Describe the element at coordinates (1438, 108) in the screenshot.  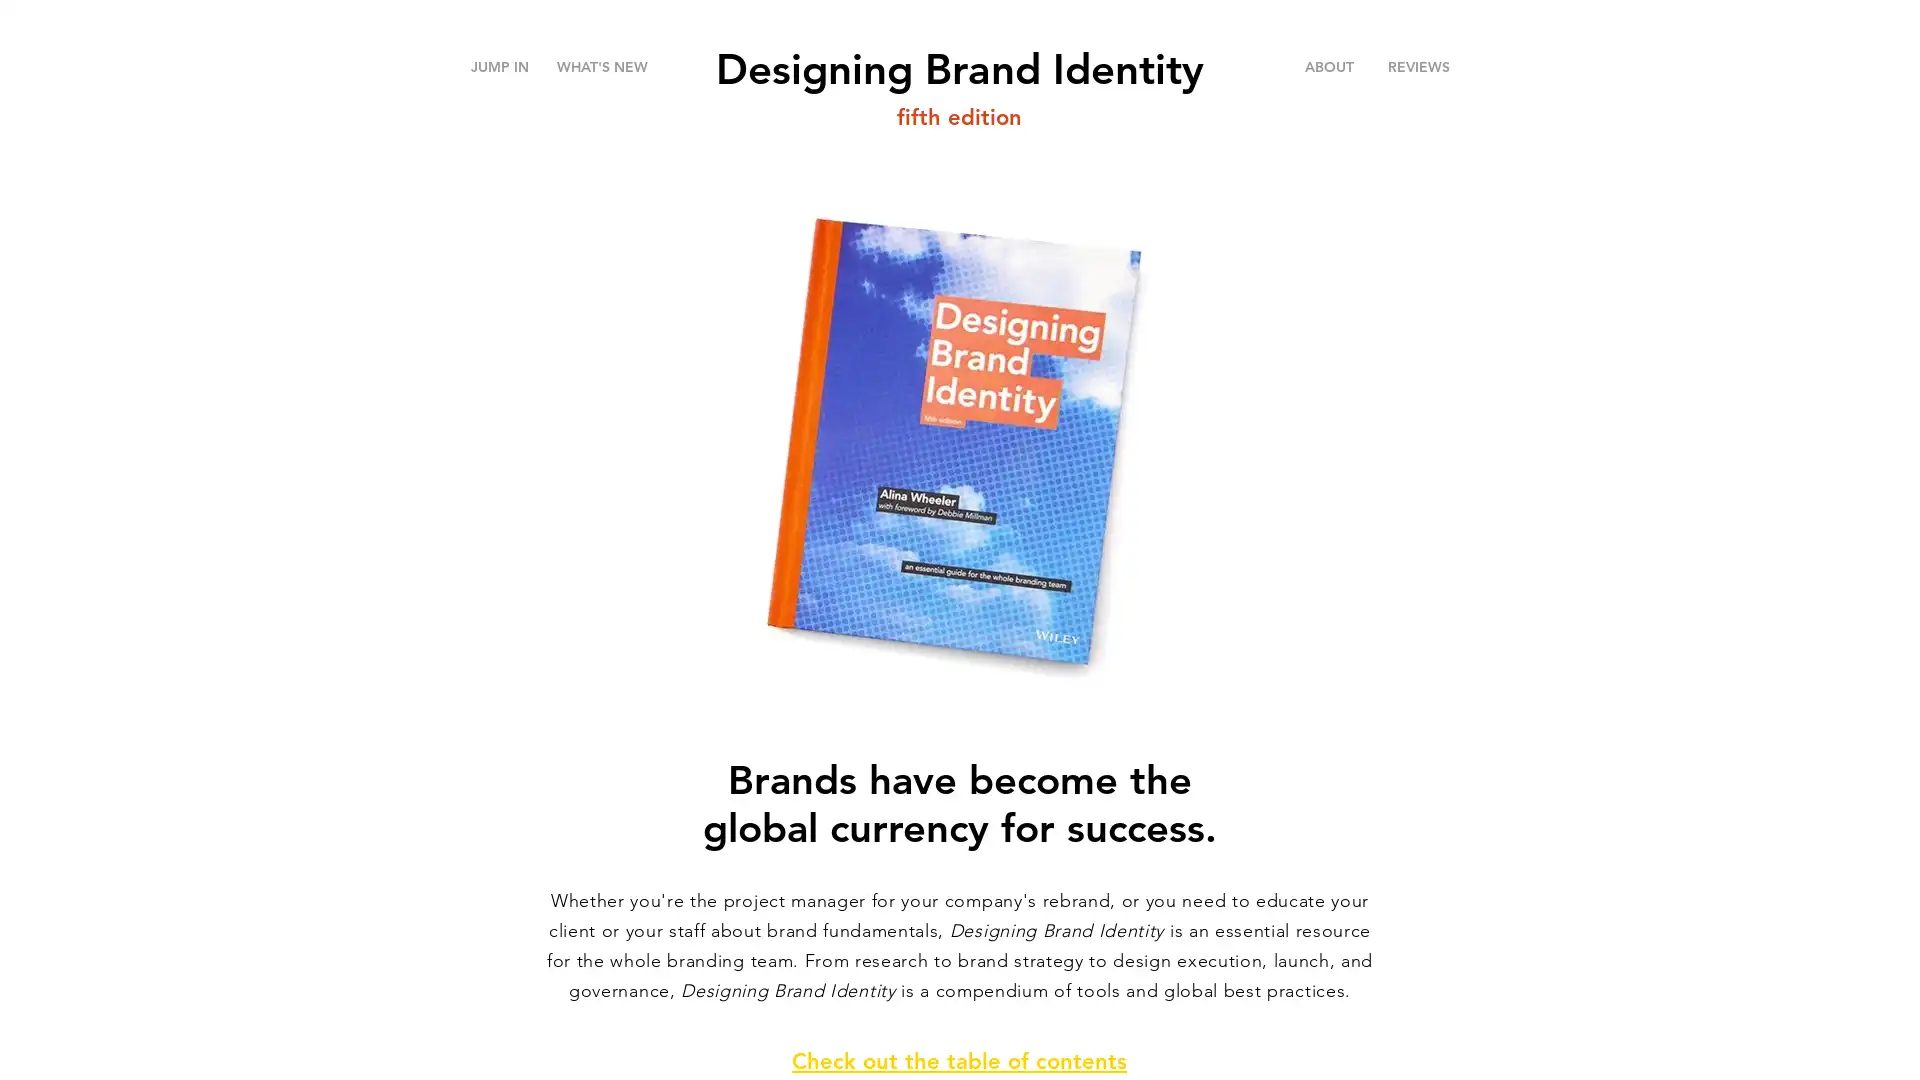
I see `FAQS` at that location.